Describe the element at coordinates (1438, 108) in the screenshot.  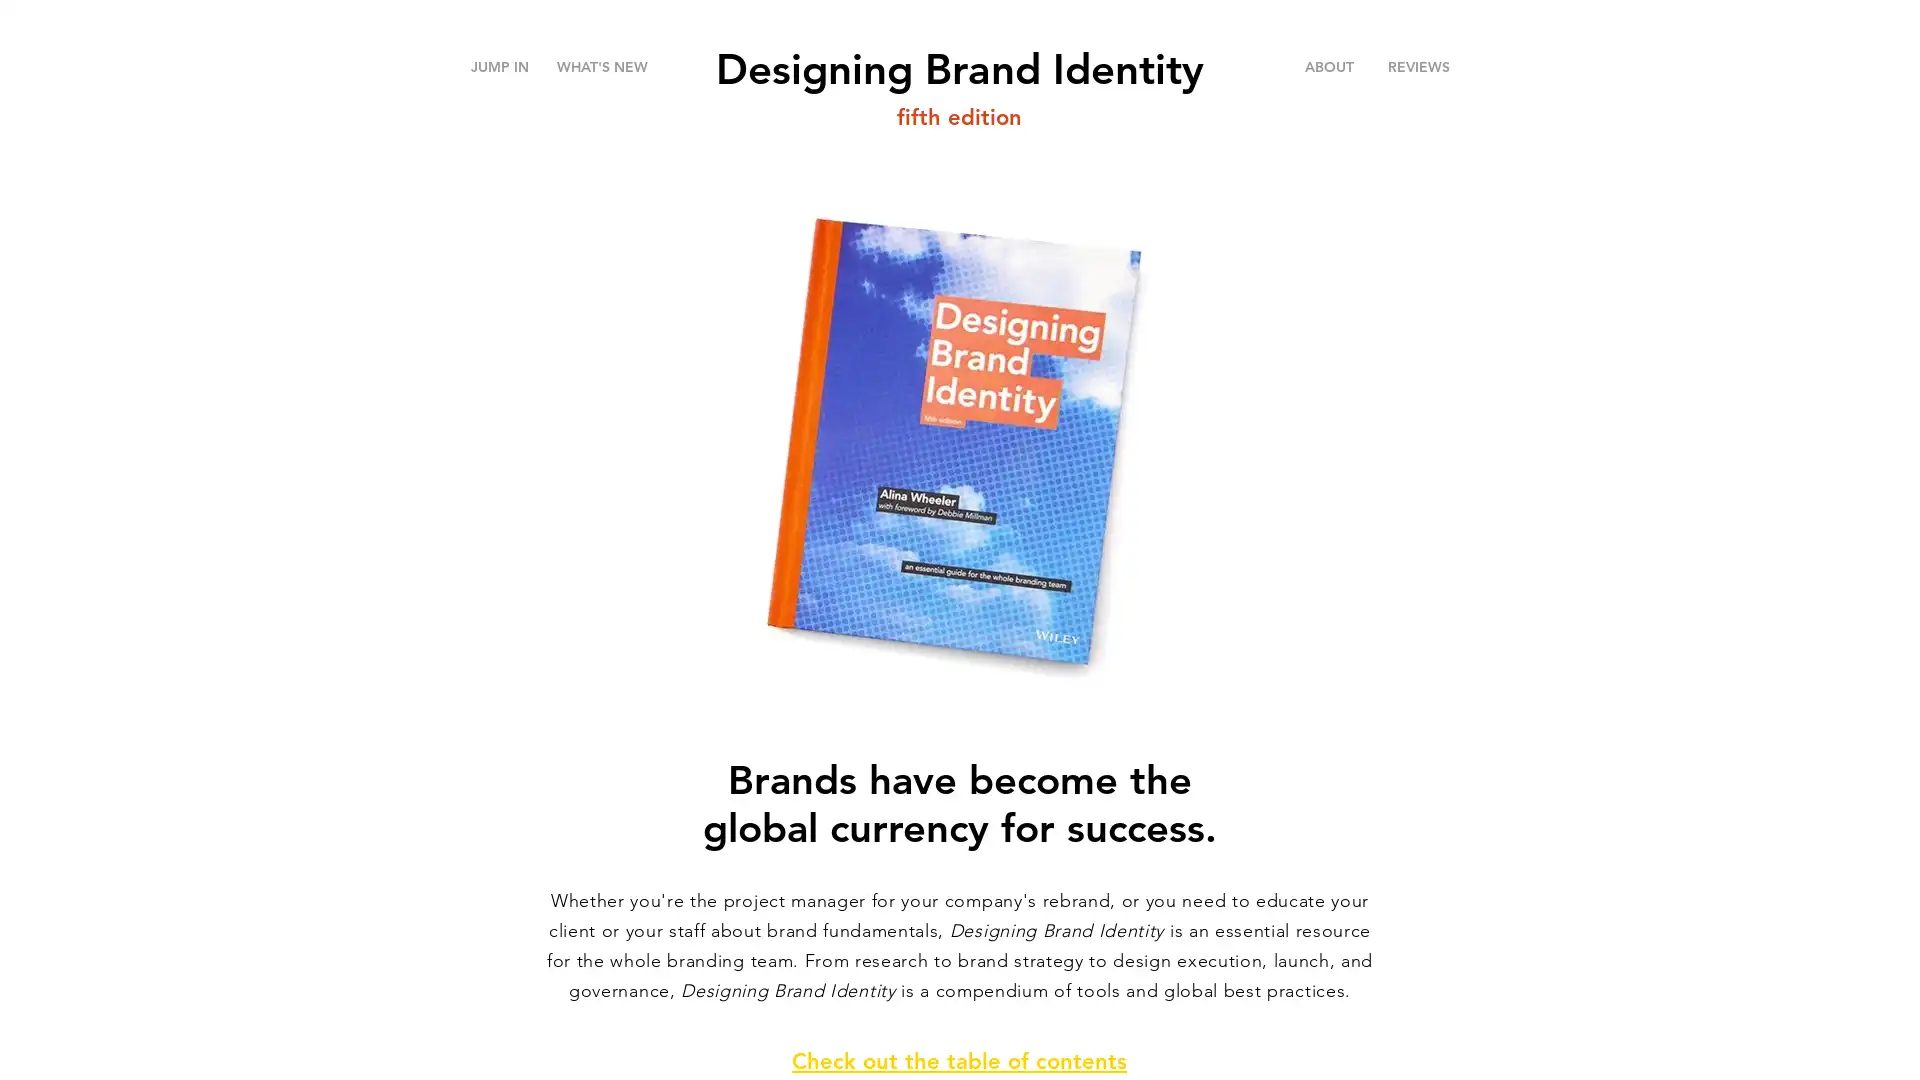
I see `FAQS` at that location.